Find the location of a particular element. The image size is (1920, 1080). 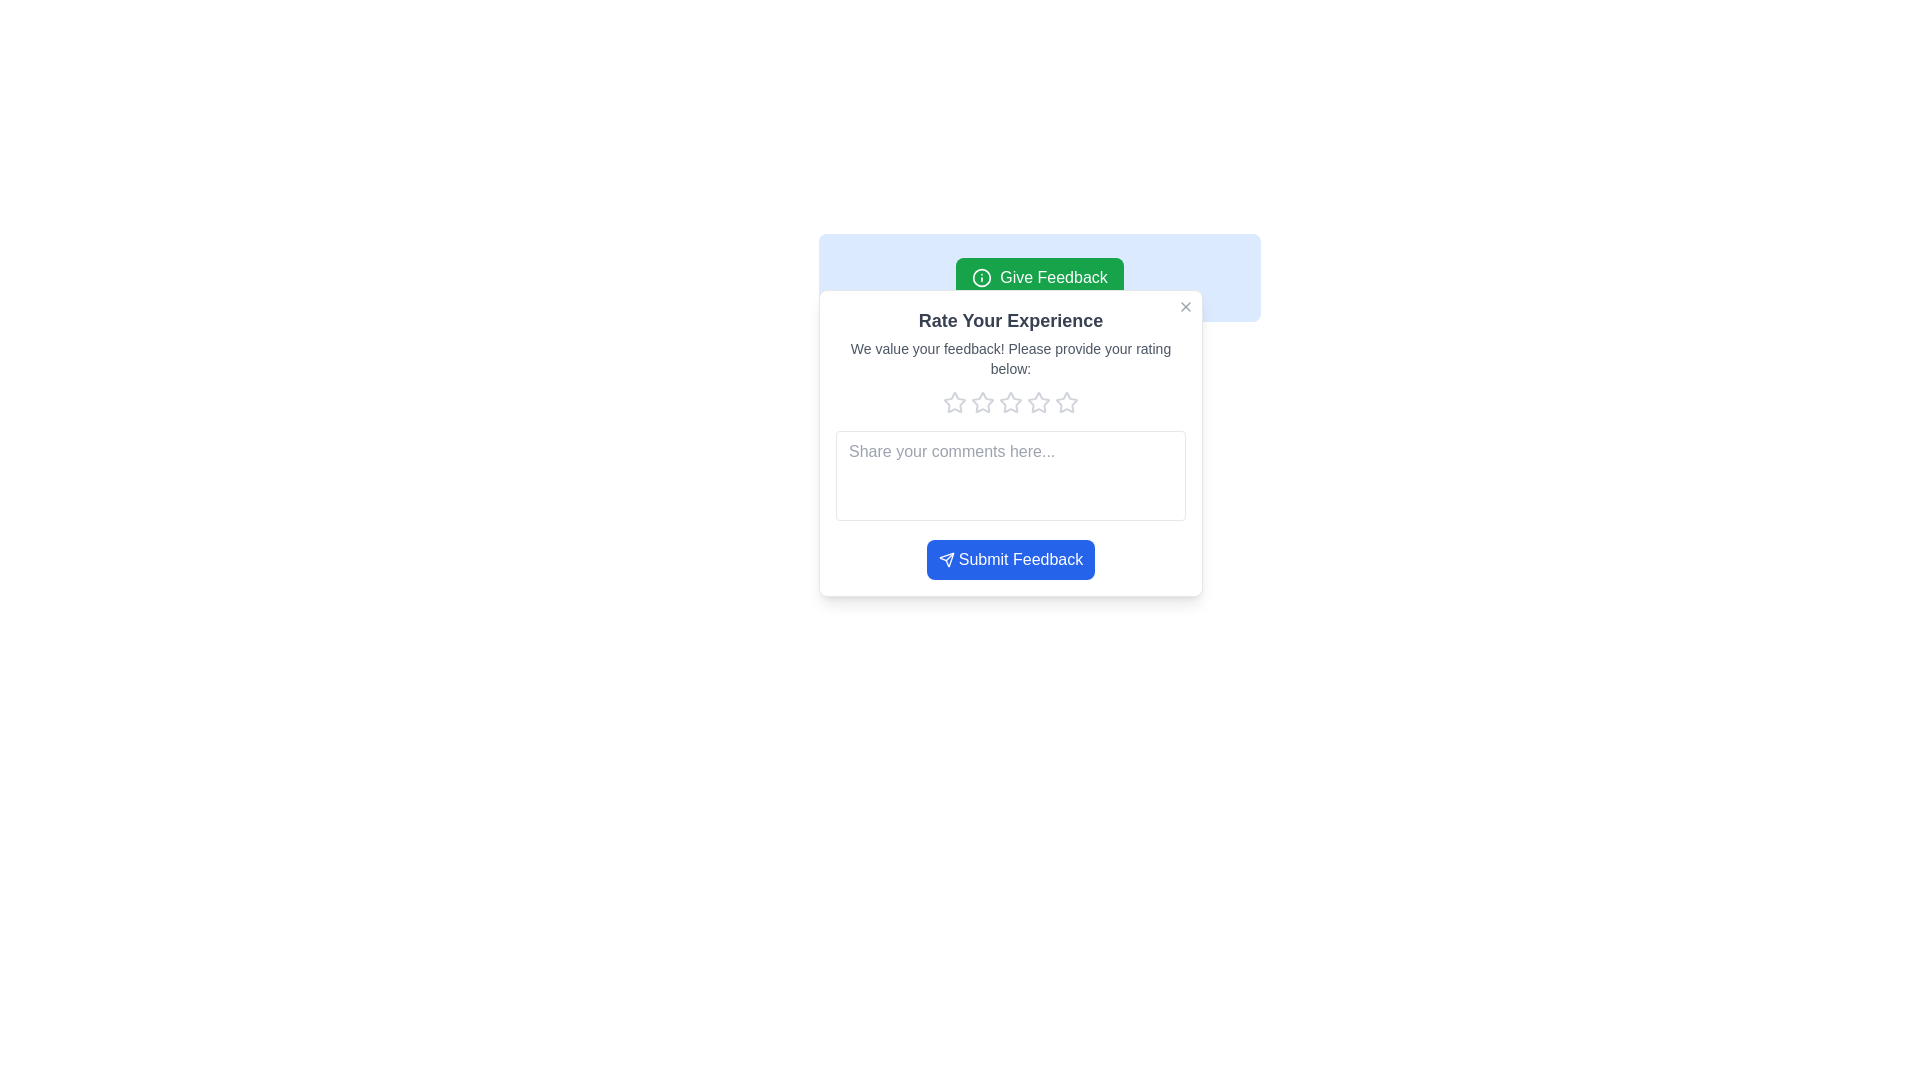

the fifth star rating icon in the 5-star rating system is located at coordinates (1065, 402).